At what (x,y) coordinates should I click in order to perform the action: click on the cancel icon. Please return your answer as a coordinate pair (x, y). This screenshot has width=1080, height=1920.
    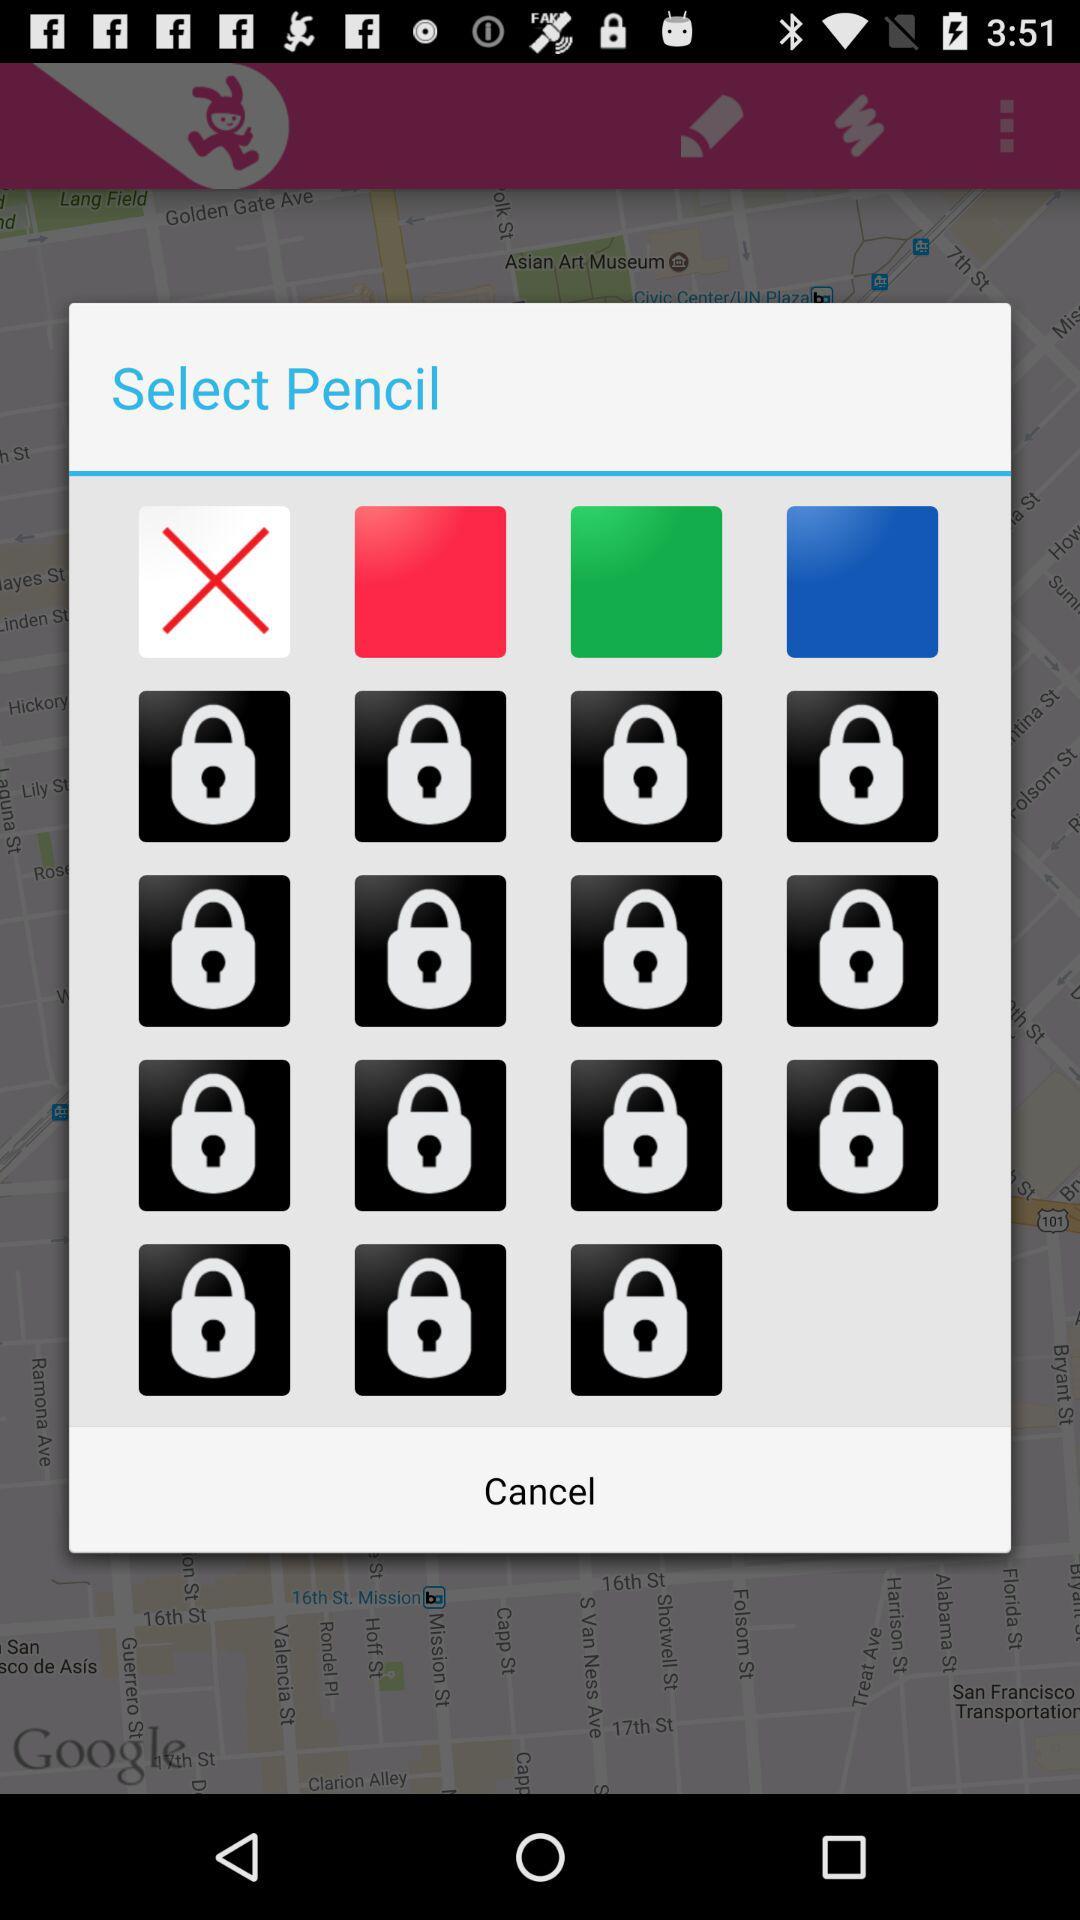
    Looking at the image, I should click on (540, 1490).